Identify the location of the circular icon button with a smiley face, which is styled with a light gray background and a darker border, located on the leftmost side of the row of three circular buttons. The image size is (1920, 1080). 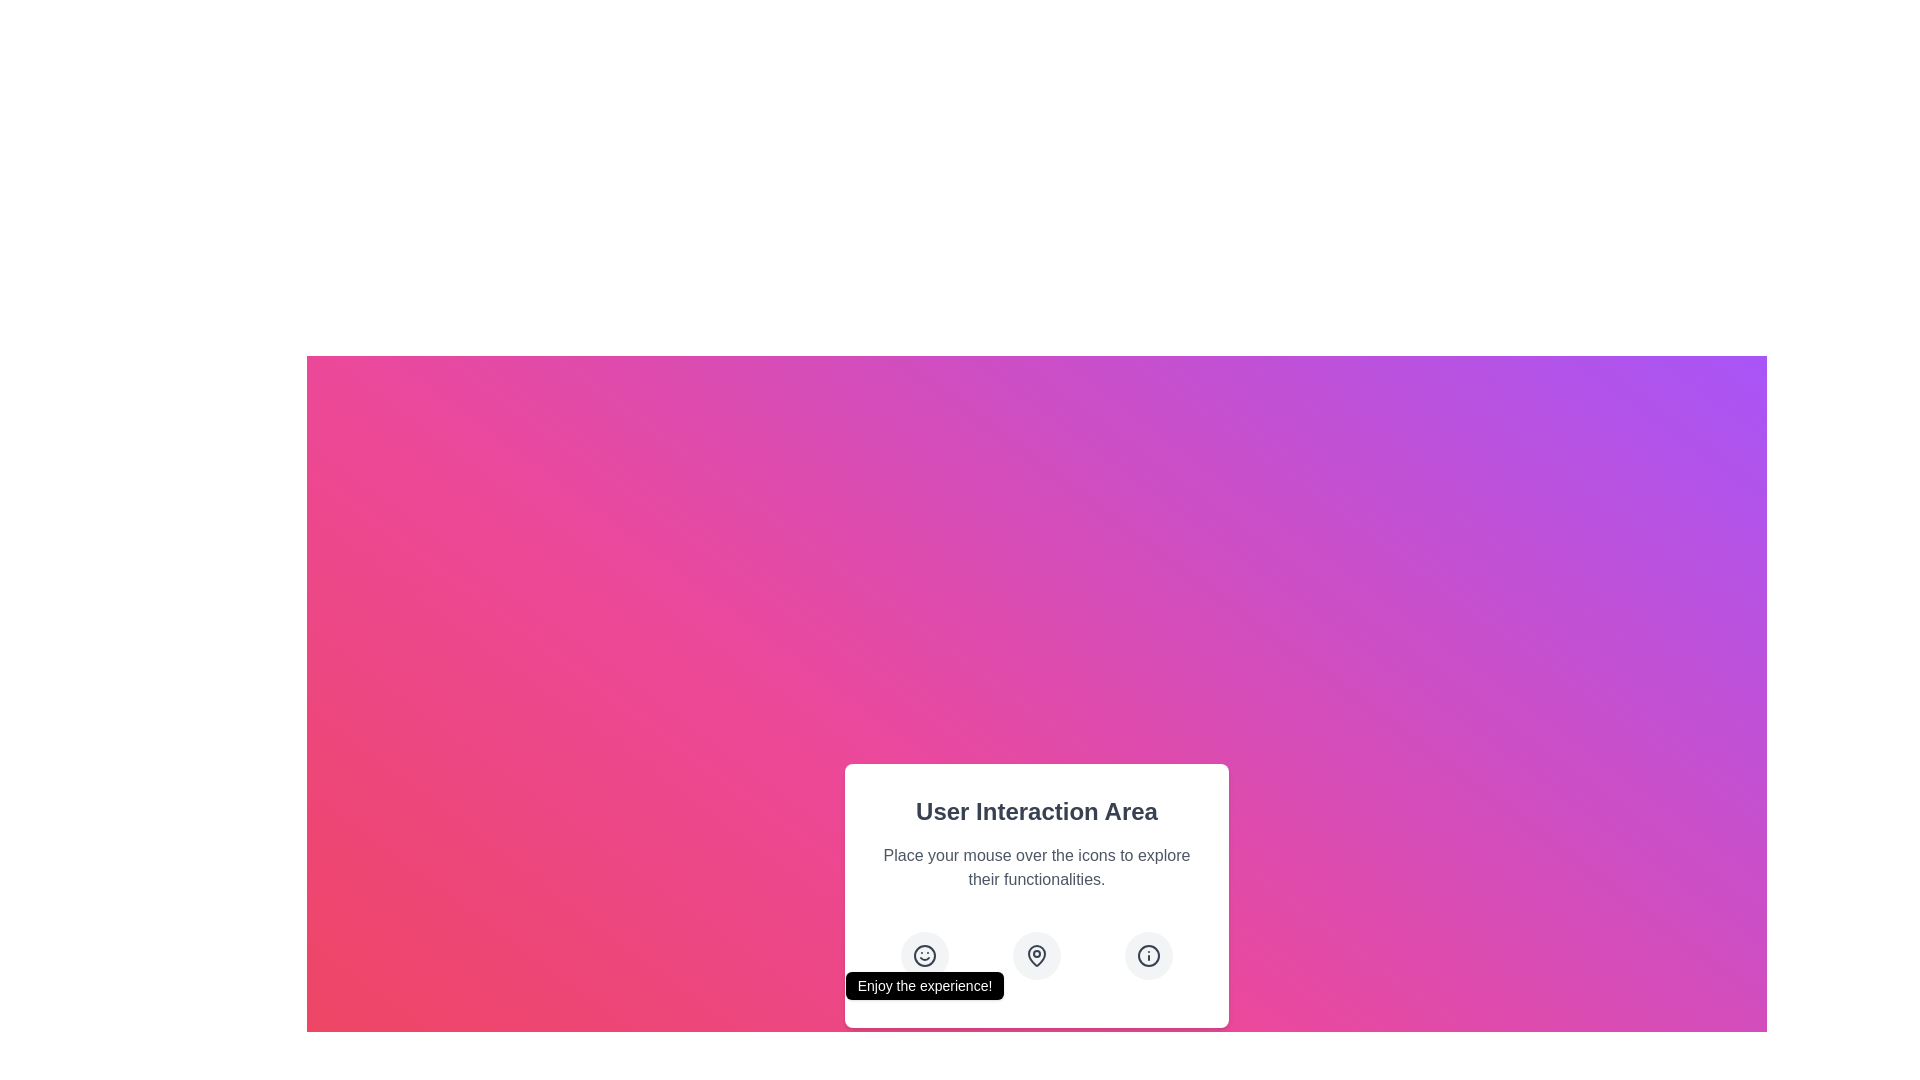
(924, 955).